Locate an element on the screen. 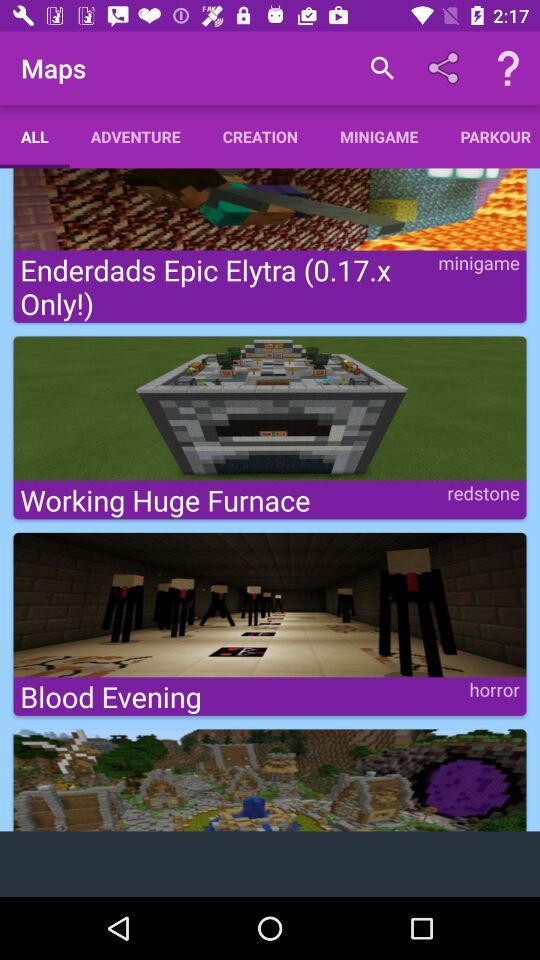 The width and height of the screenshot is (540, 960). help option is located at coordinates (508, 68).